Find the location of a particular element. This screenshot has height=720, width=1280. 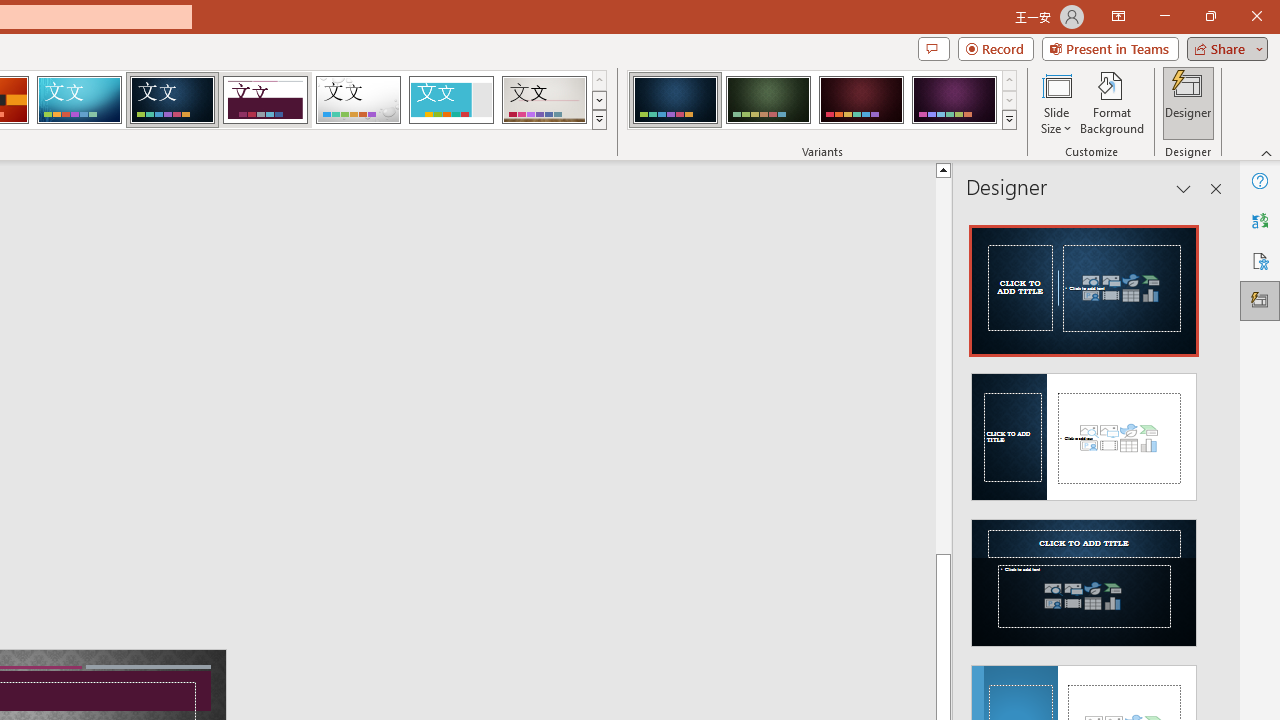

'Damask Variant 4' is located at coordinates (953, 100).